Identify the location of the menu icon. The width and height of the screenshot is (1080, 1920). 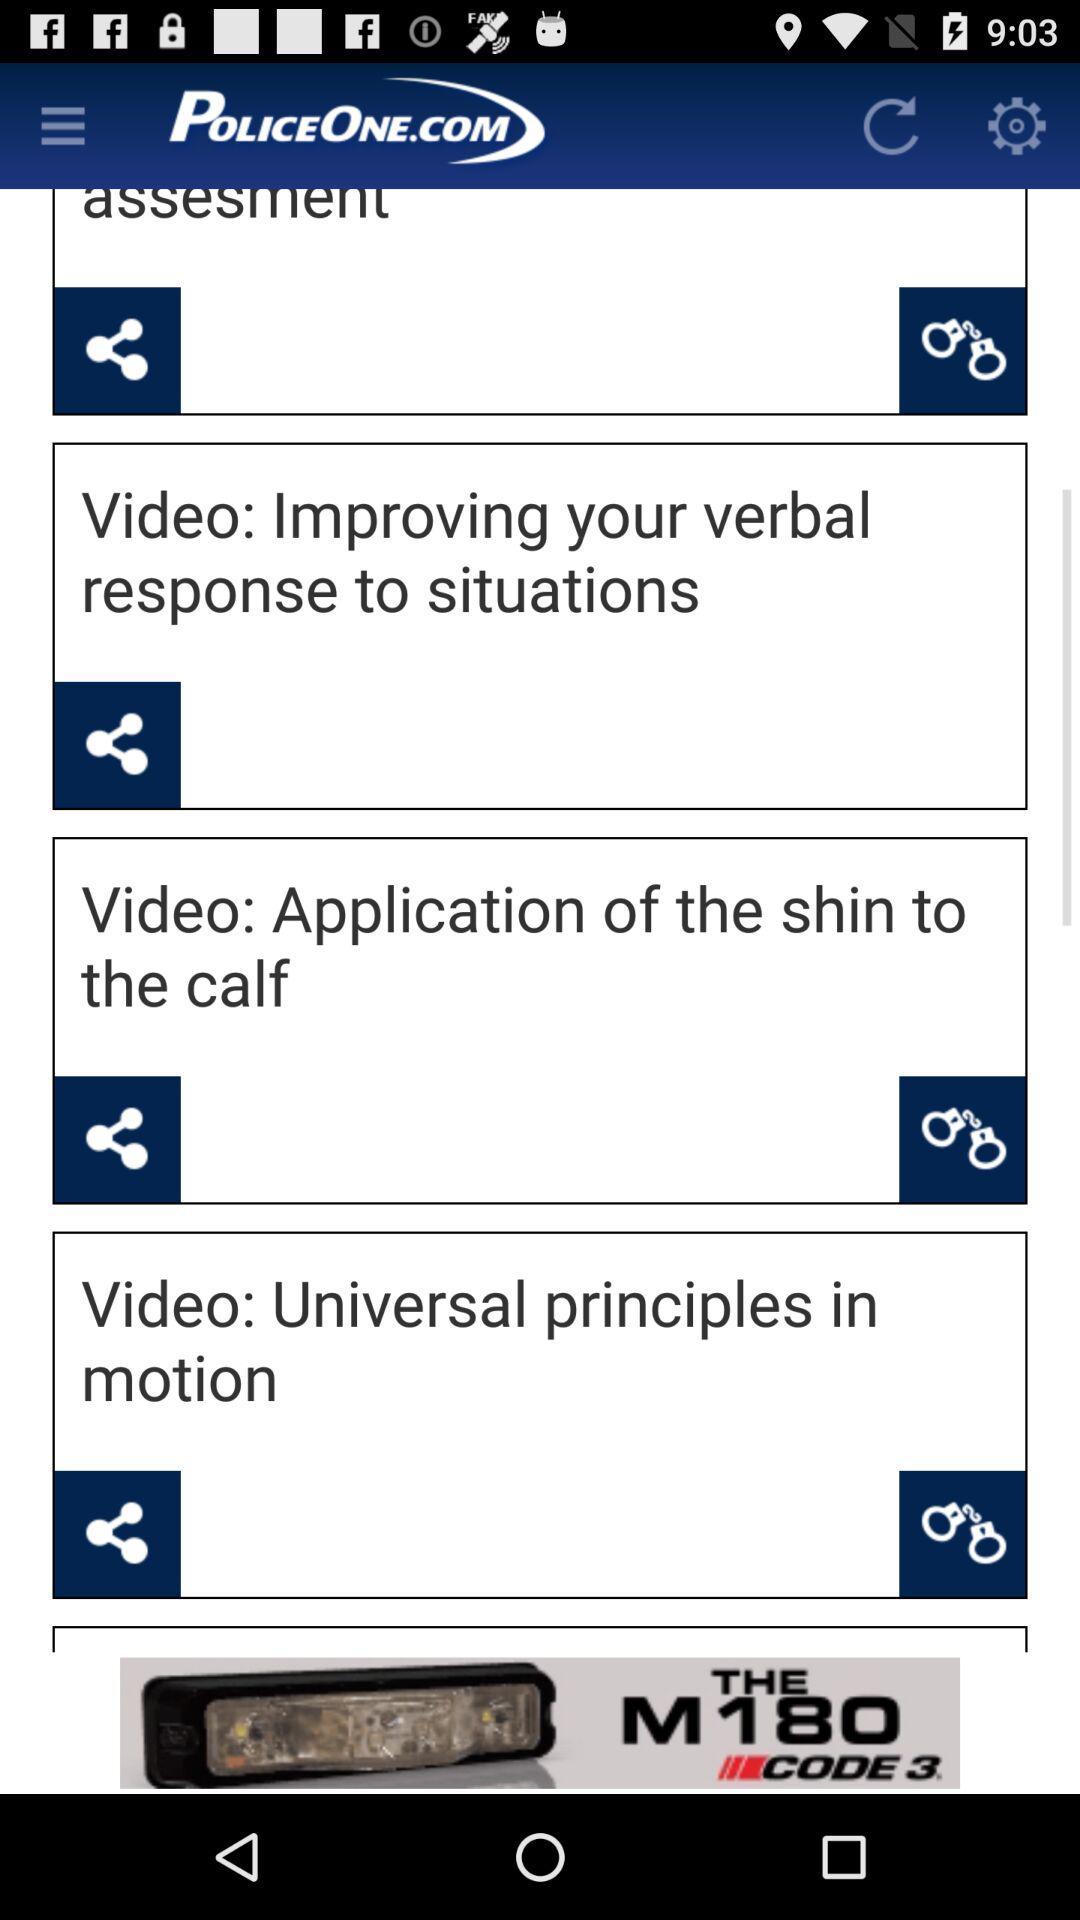
(61, 133).